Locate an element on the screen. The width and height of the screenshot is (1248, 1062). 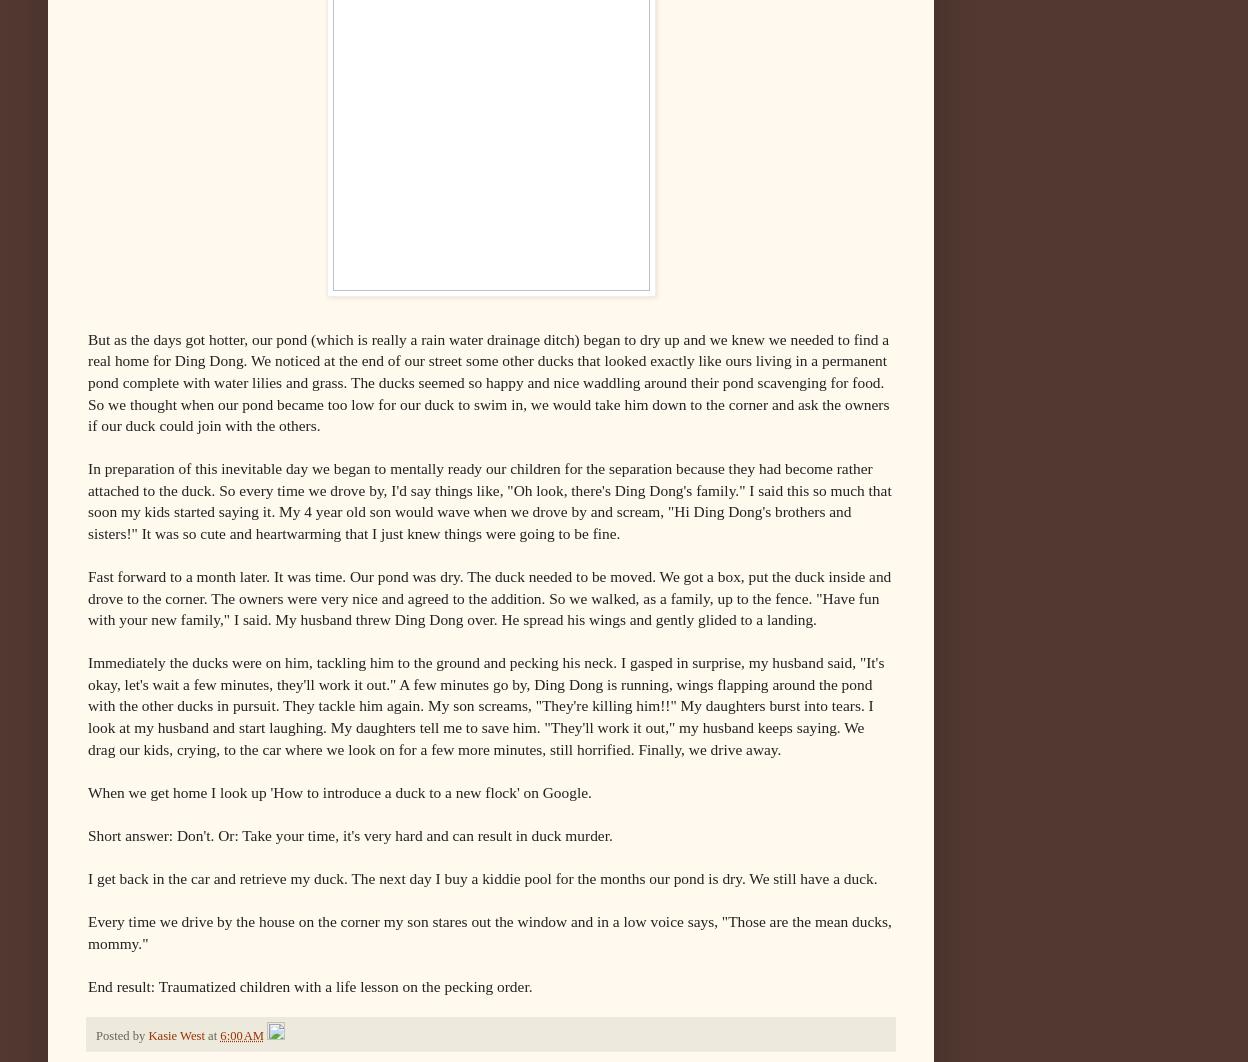
'I get back in the car and retrieve my duck.  The next day I buy a kiddie pool for the months our pond is dry.  We still have a duck.' is located at coordinates (481, 876).